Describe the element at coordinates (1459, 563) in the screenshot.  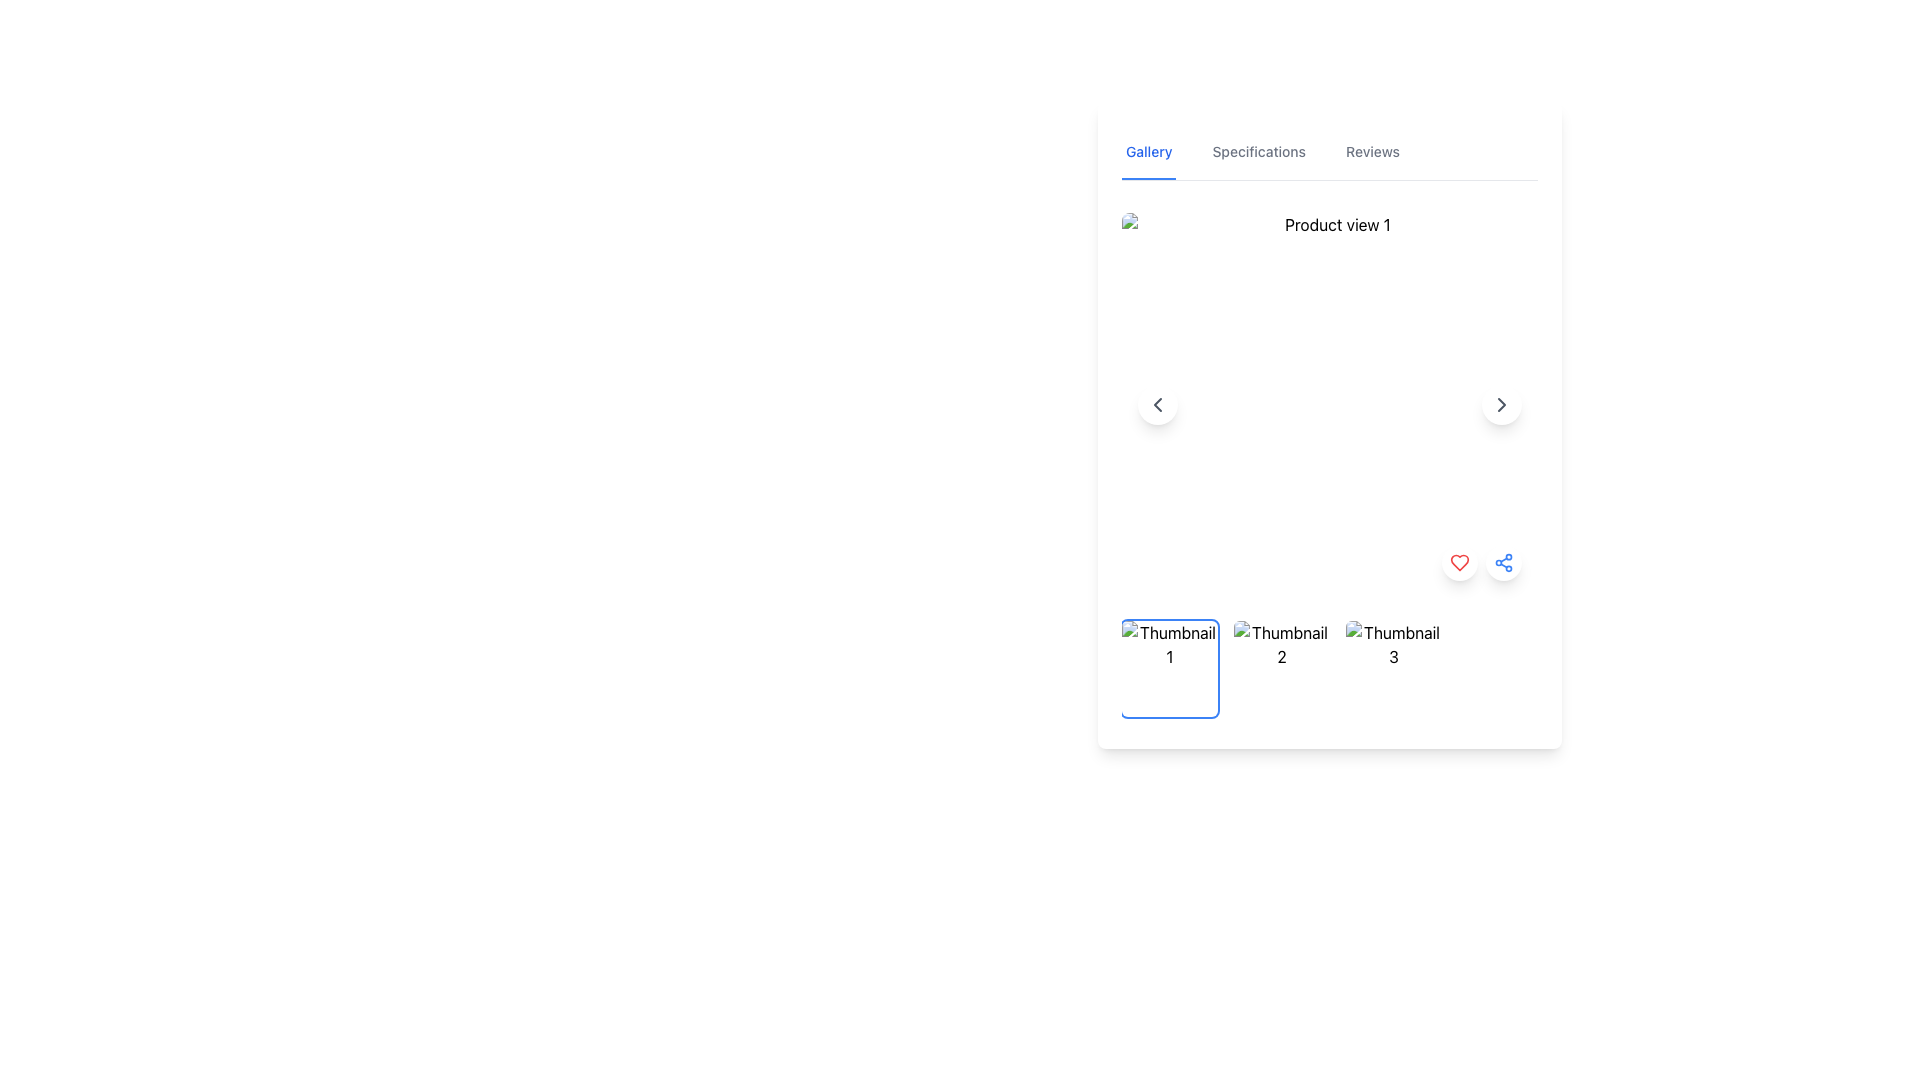
I see `the first circular button located in the bottom right corner of the panel` at that location.